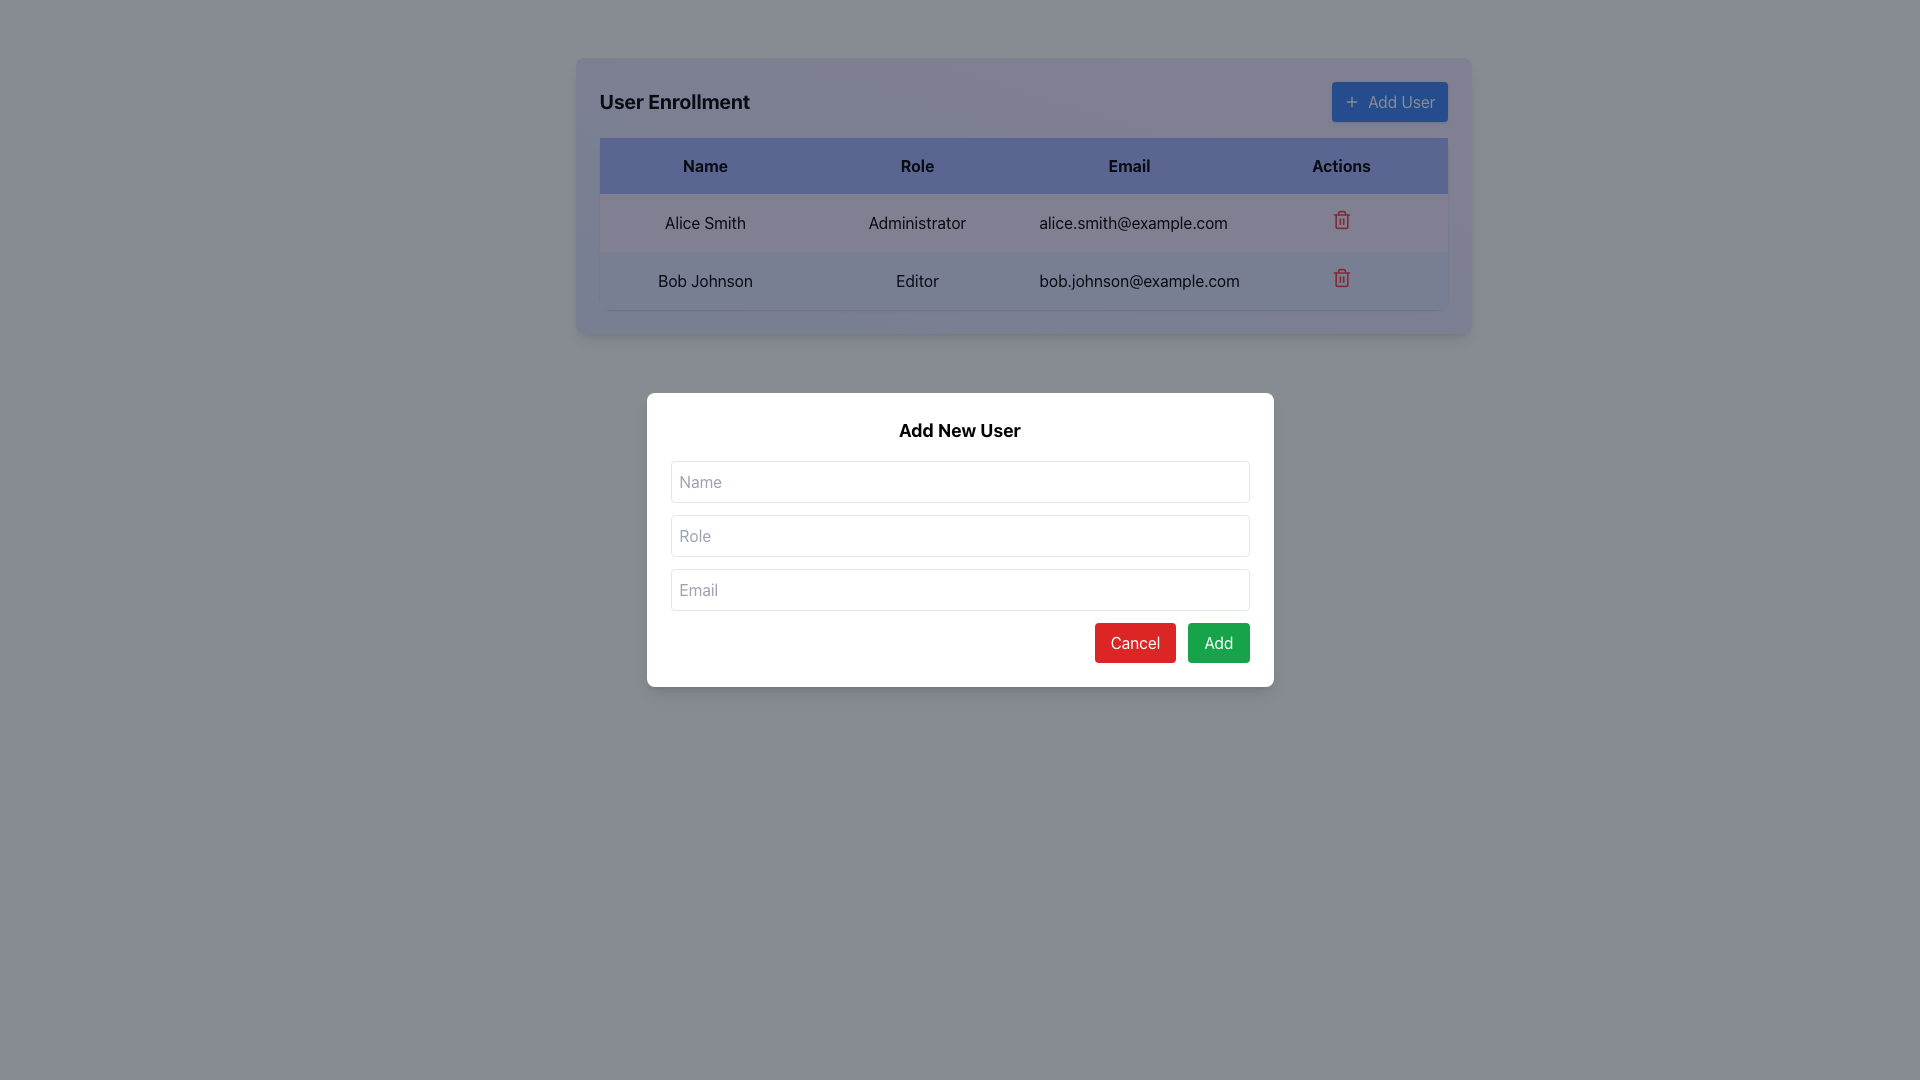  I want to click on the static text label displaying 'Administrator' in the 'Role' column of the 'User Enrollment' section for the user 'Alice Smith', so click(916, 223).